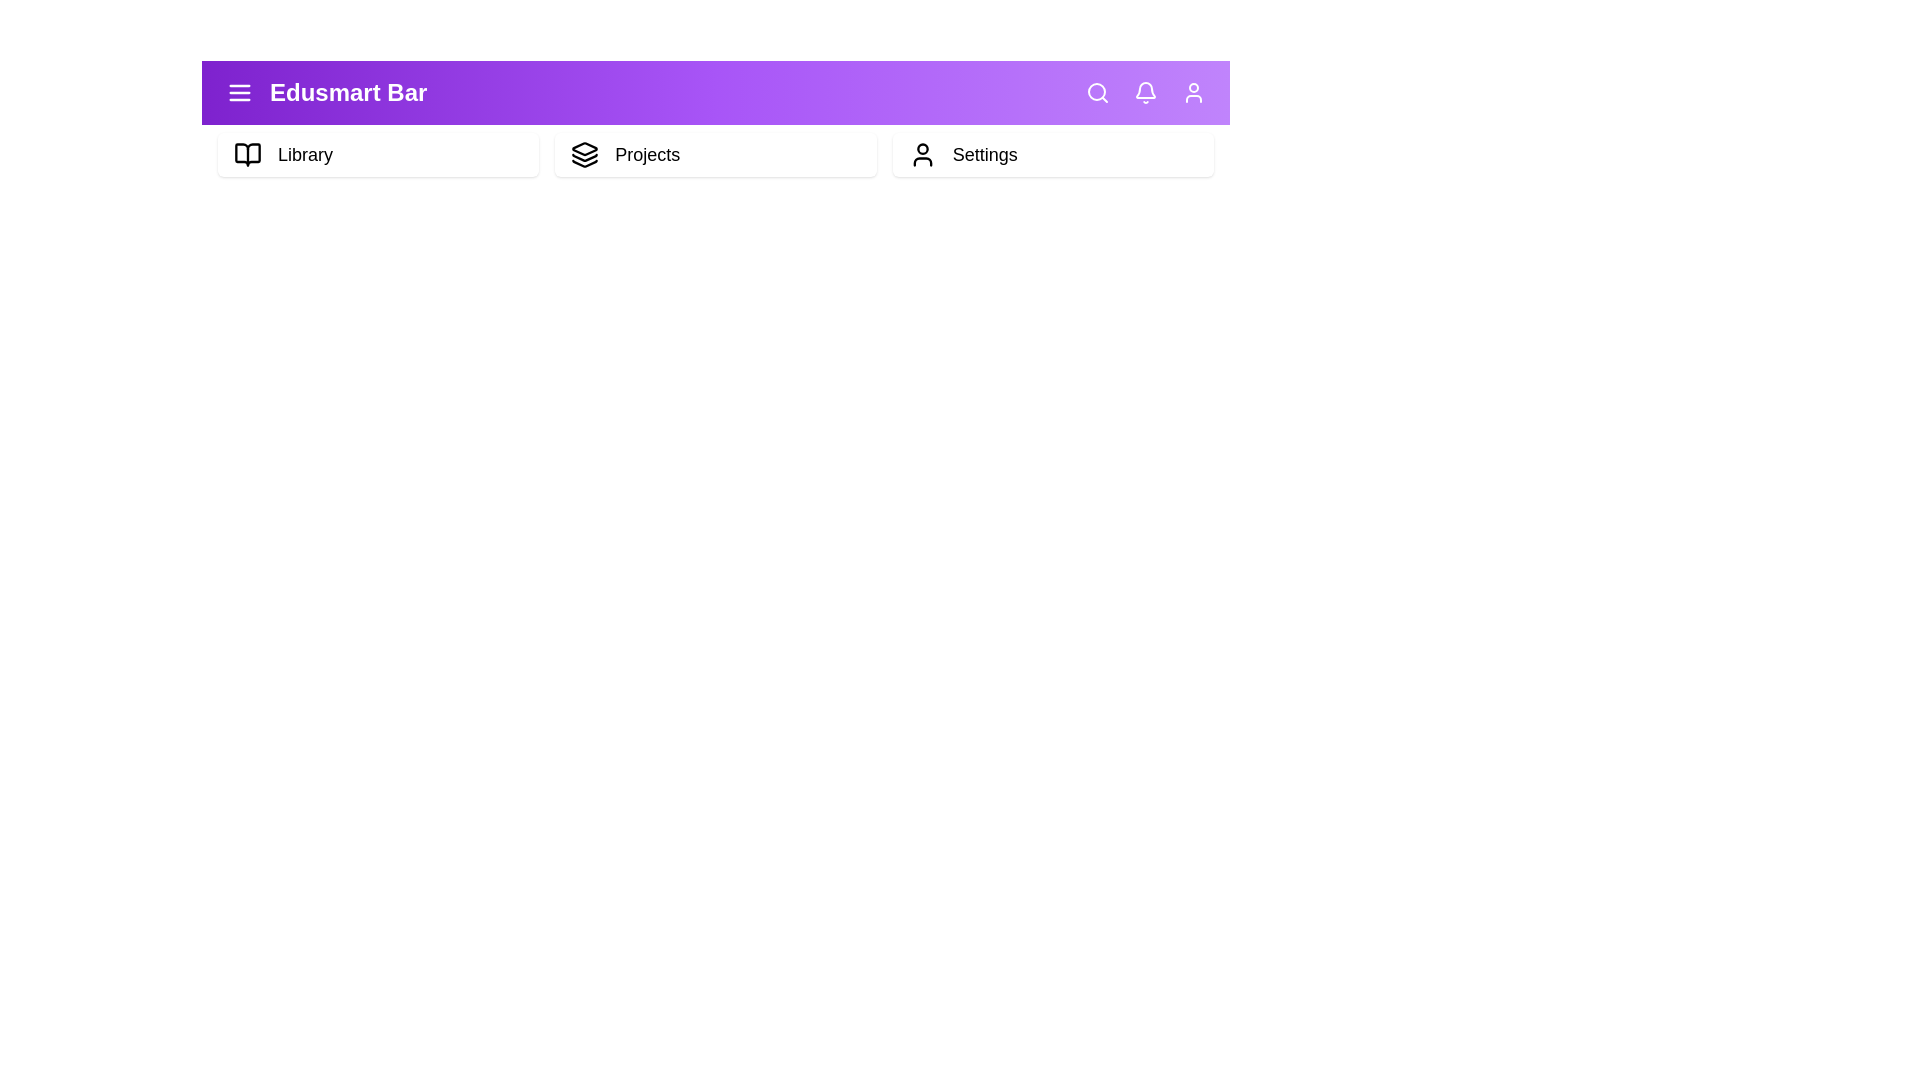 The image size is (1920, 1080). Describe the element at coordinates (240, 92) in the screenshot. I see `the menu icon to view its hover effect` at that location.